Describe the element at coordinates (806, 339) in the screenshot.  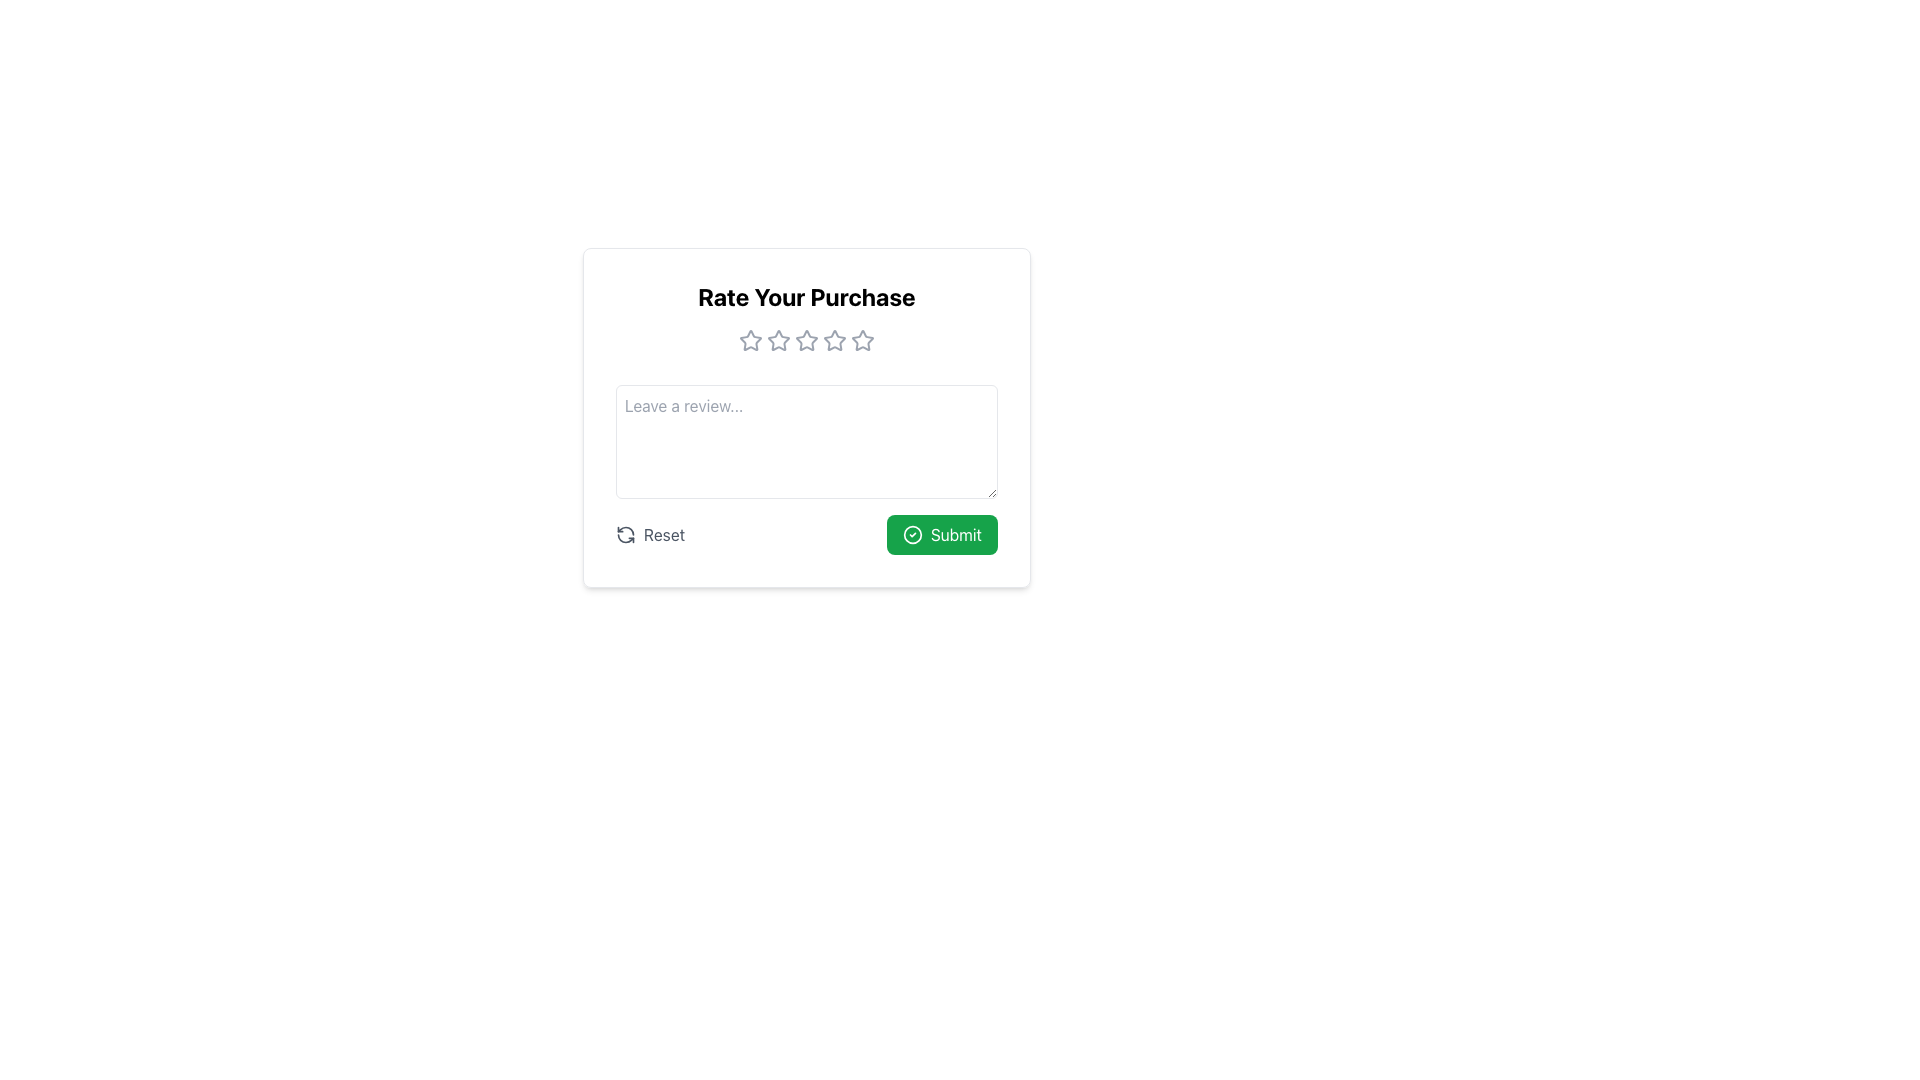
I see `the middle (third) star in the series of five empty stars located beneath the 'Rate Your Purchase' heading` at that location.